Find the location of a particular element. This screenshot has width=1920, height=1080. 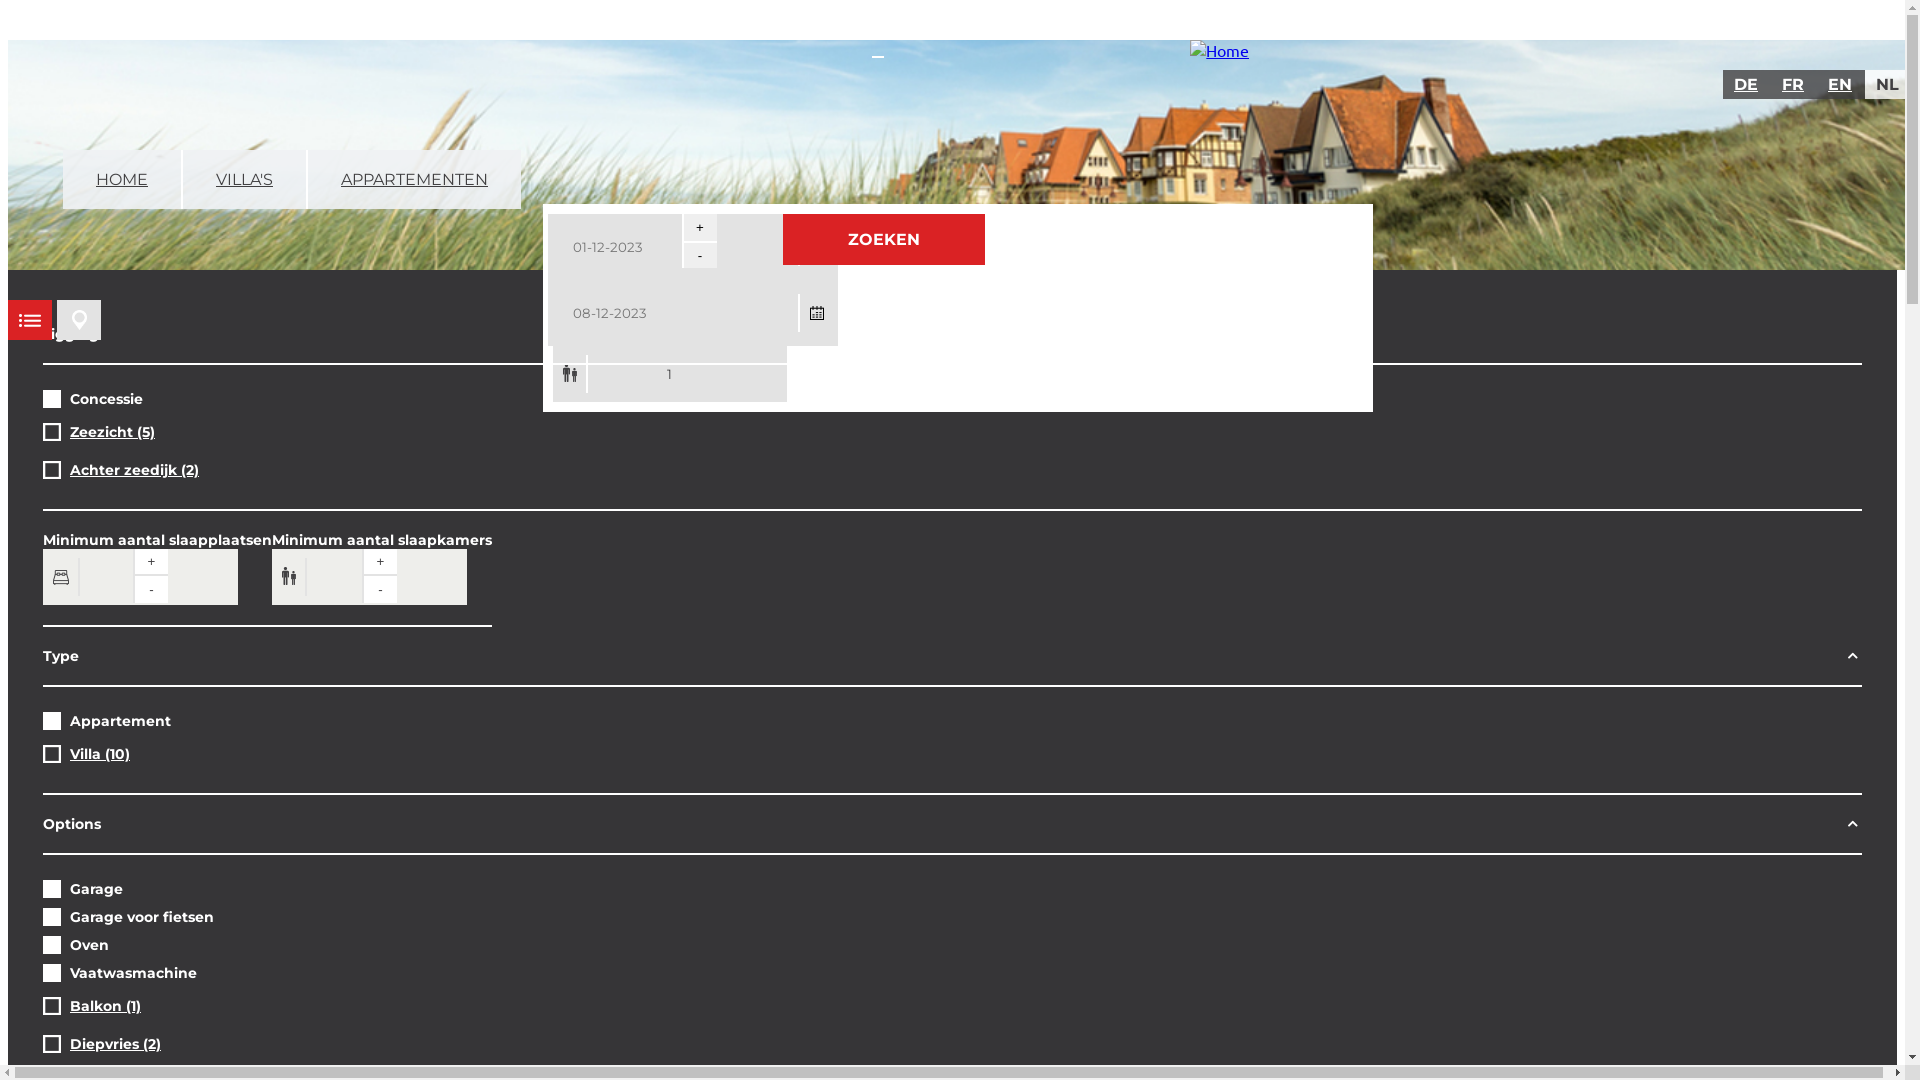

'DE' is located at coordinates (1746, 83).